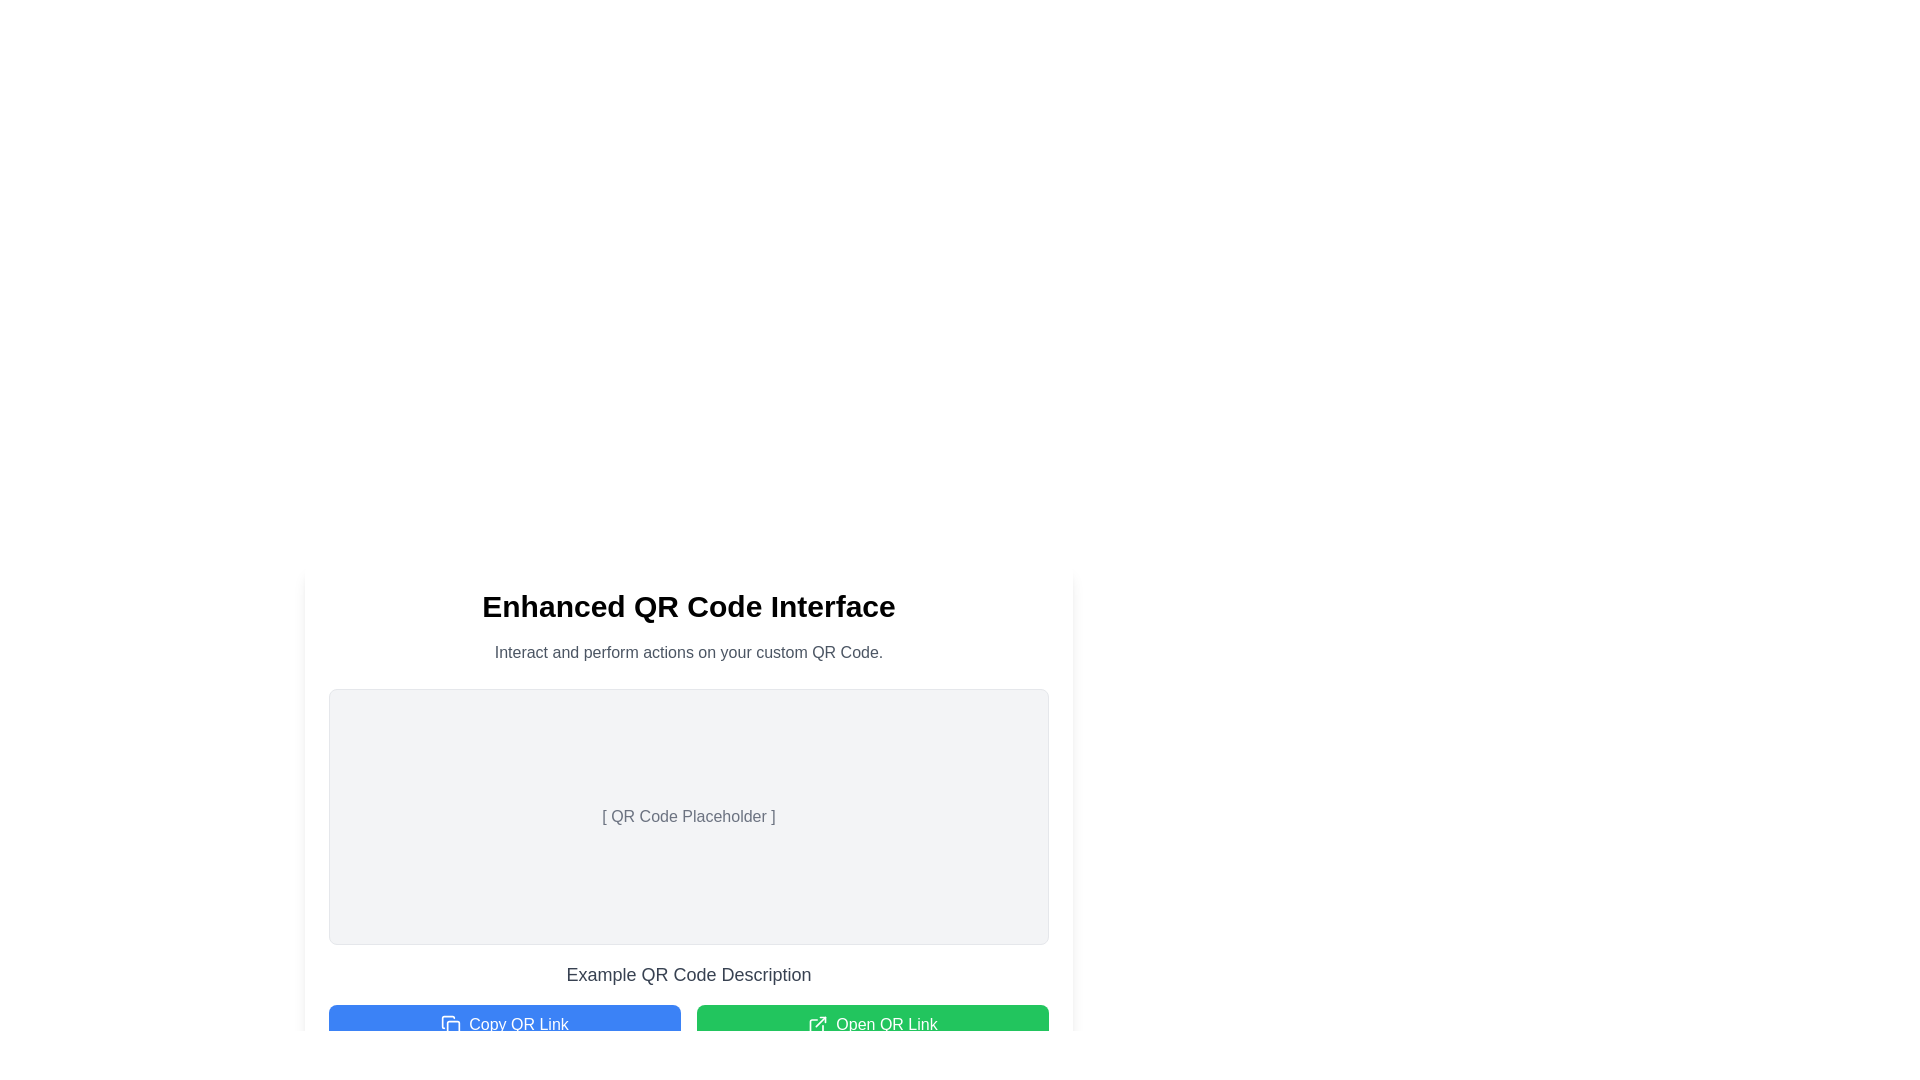 Image resolution: width=1920 pixels, height=1080 pixels. I want to click on the Static Text Label displaying 'Example QR Code Description', which is styled in gray font and positioned below the QR code placeholder, so click(689, 974).